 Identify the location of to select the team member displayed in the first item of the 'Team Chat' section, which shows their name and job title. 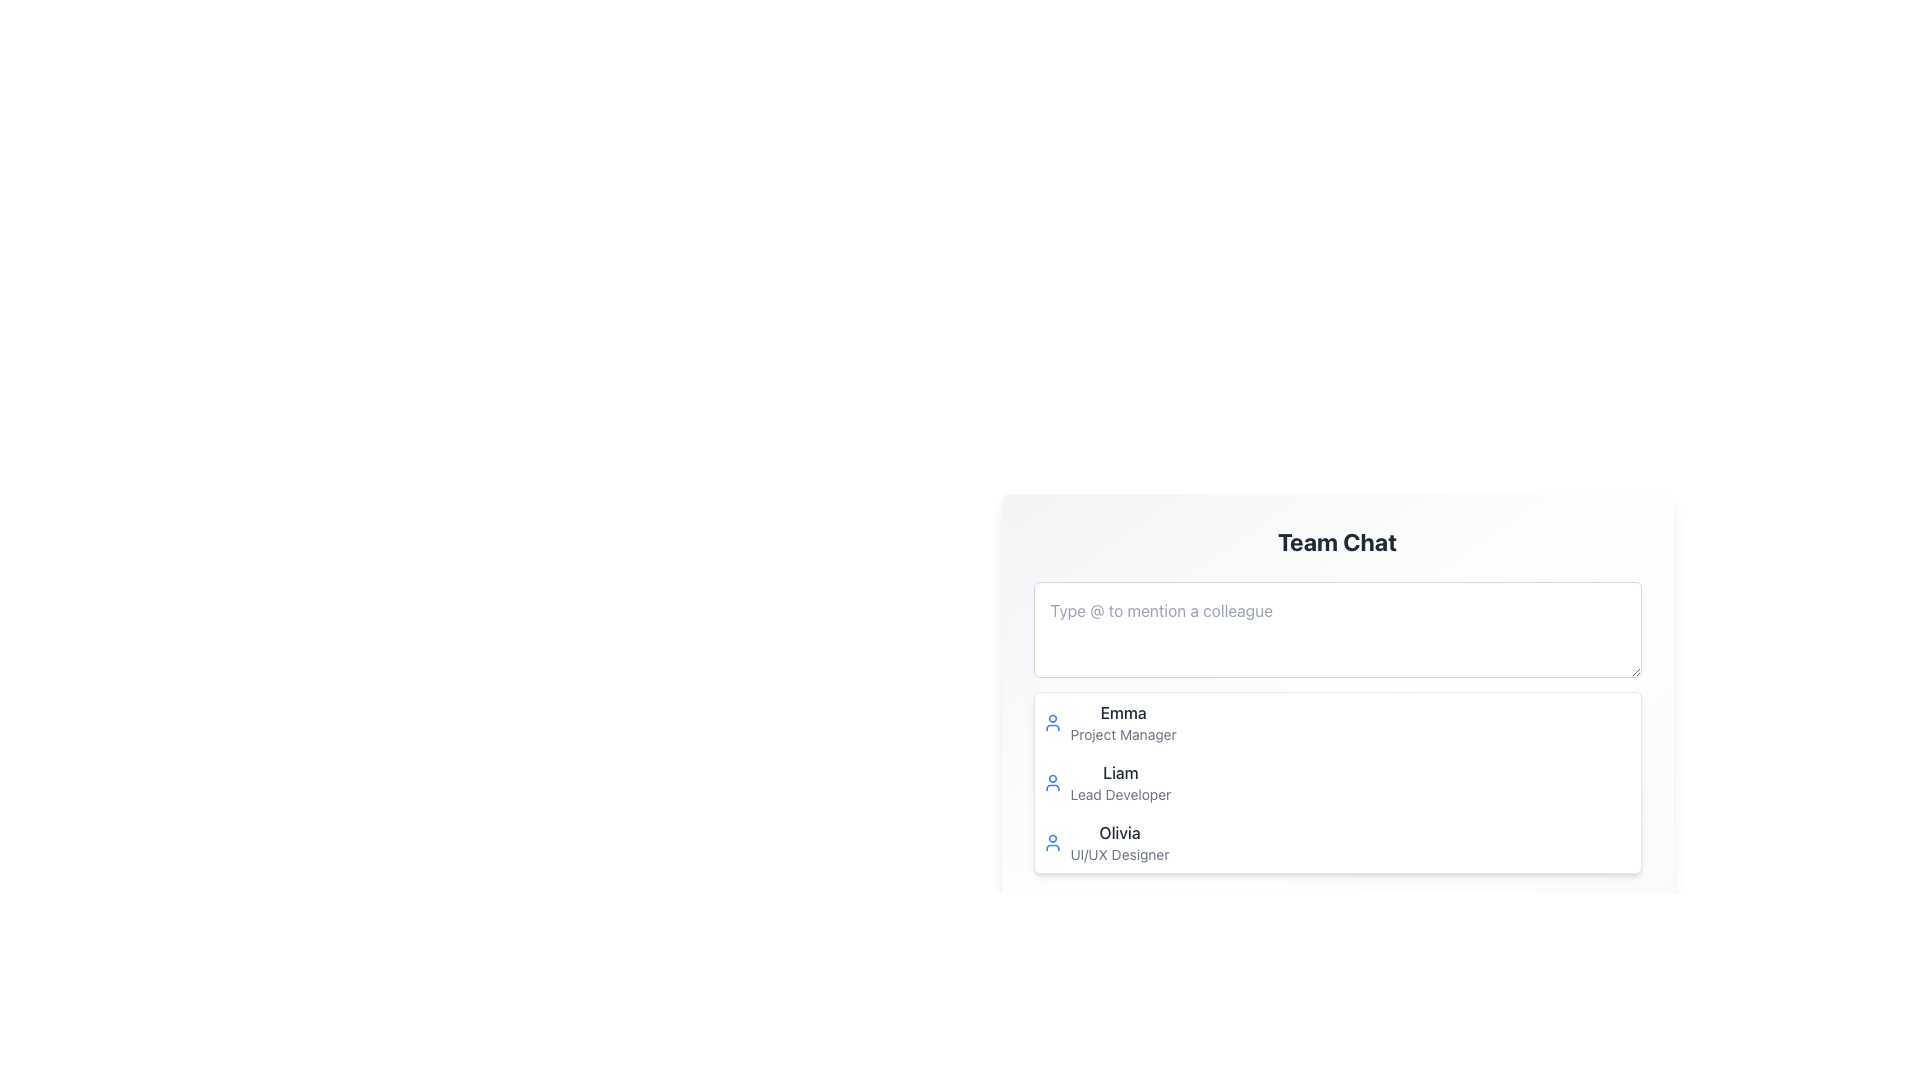
(1123, 722).